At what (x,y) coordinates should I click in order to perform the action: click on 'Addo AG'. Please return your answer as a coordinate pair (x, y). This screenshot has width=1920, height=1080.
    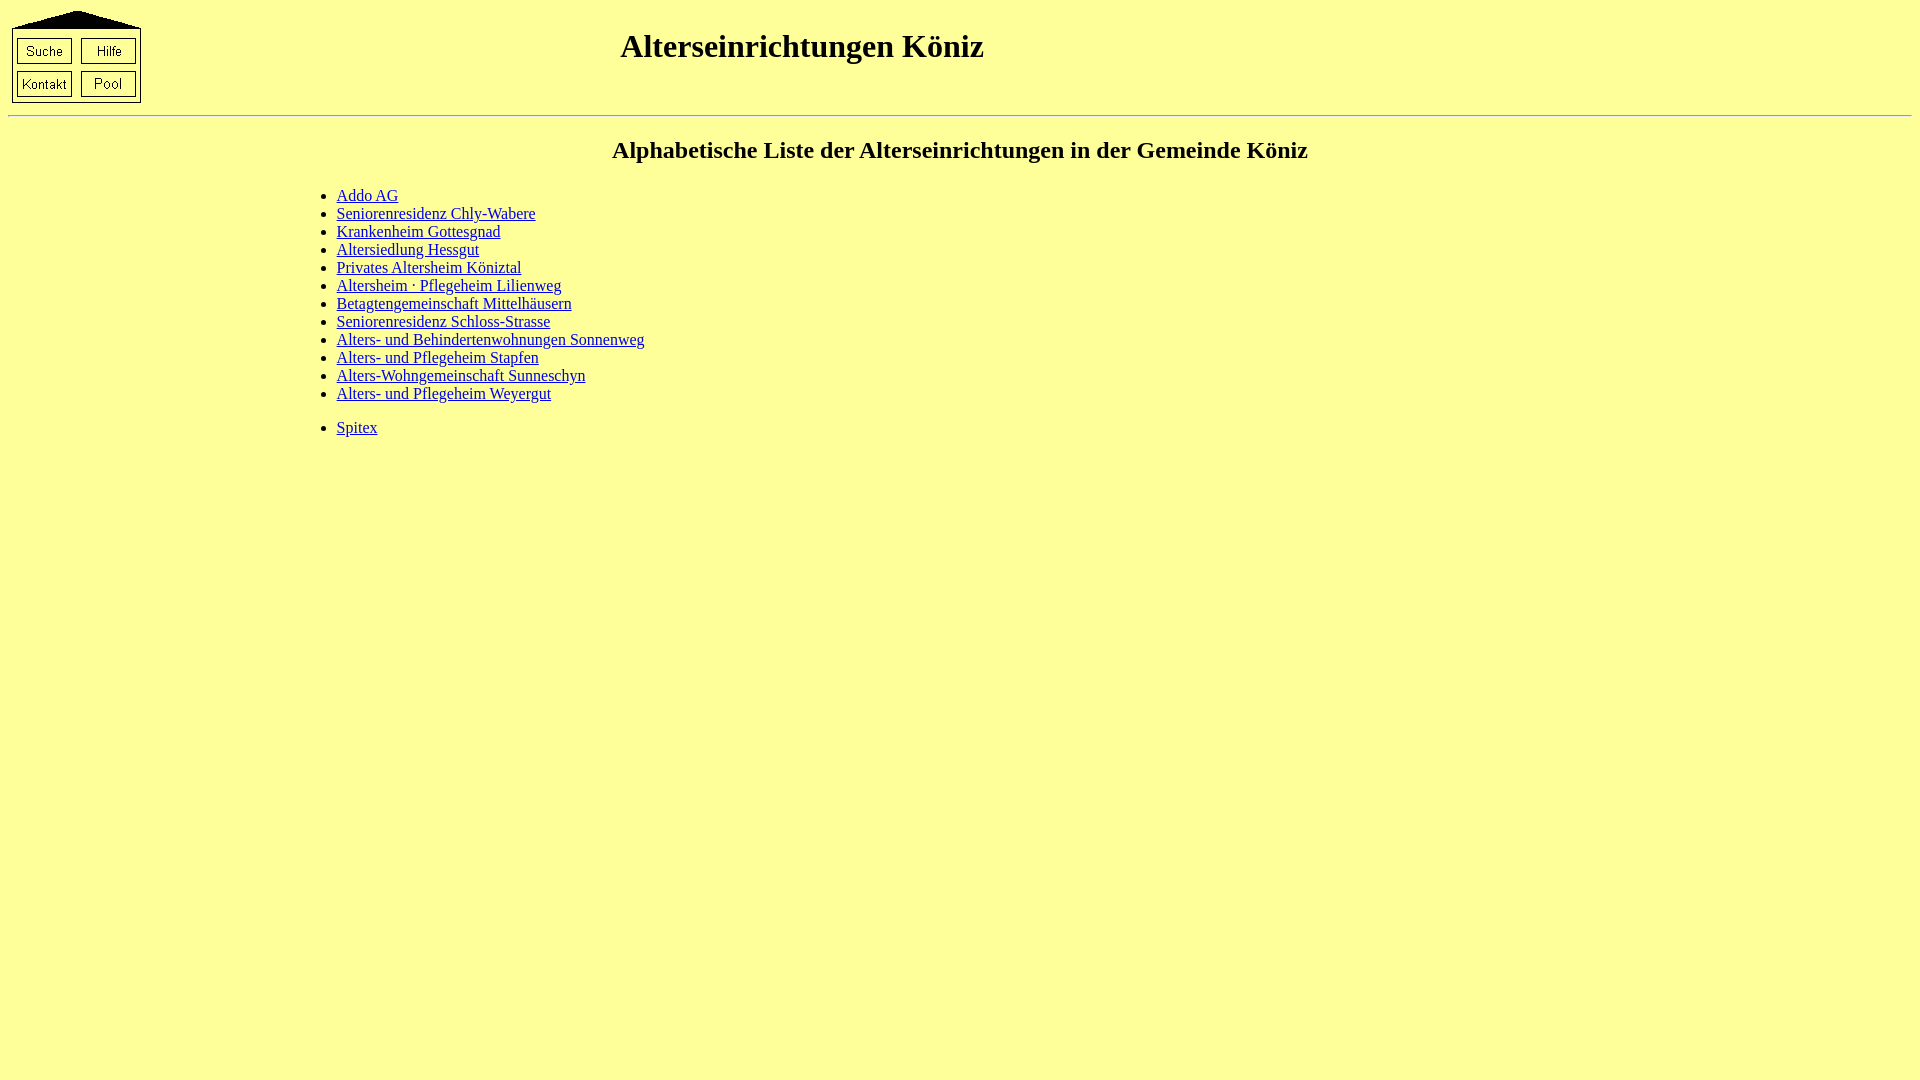
    Looking at the image, I should click on (368, 195).